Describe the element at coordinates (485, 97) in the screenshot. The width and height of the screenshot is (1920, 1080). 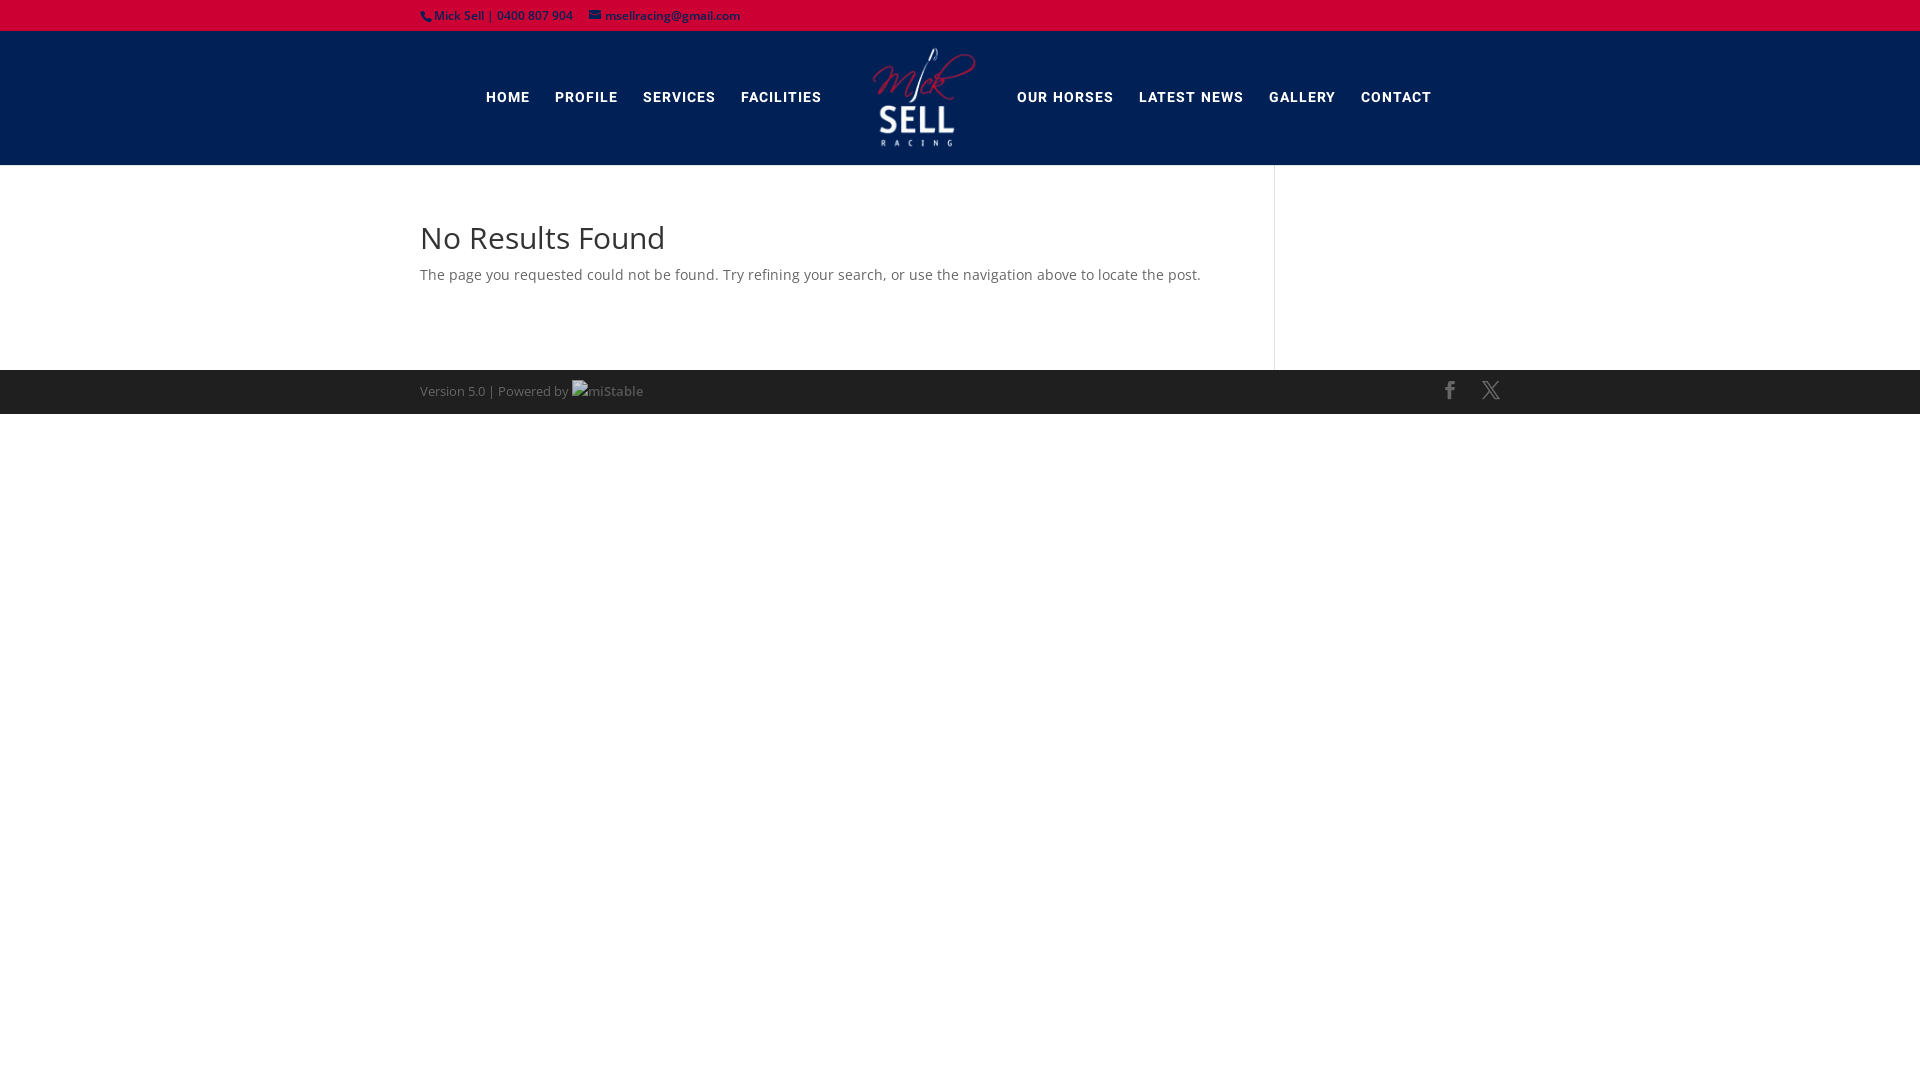
I see `'HOME'` at that location.